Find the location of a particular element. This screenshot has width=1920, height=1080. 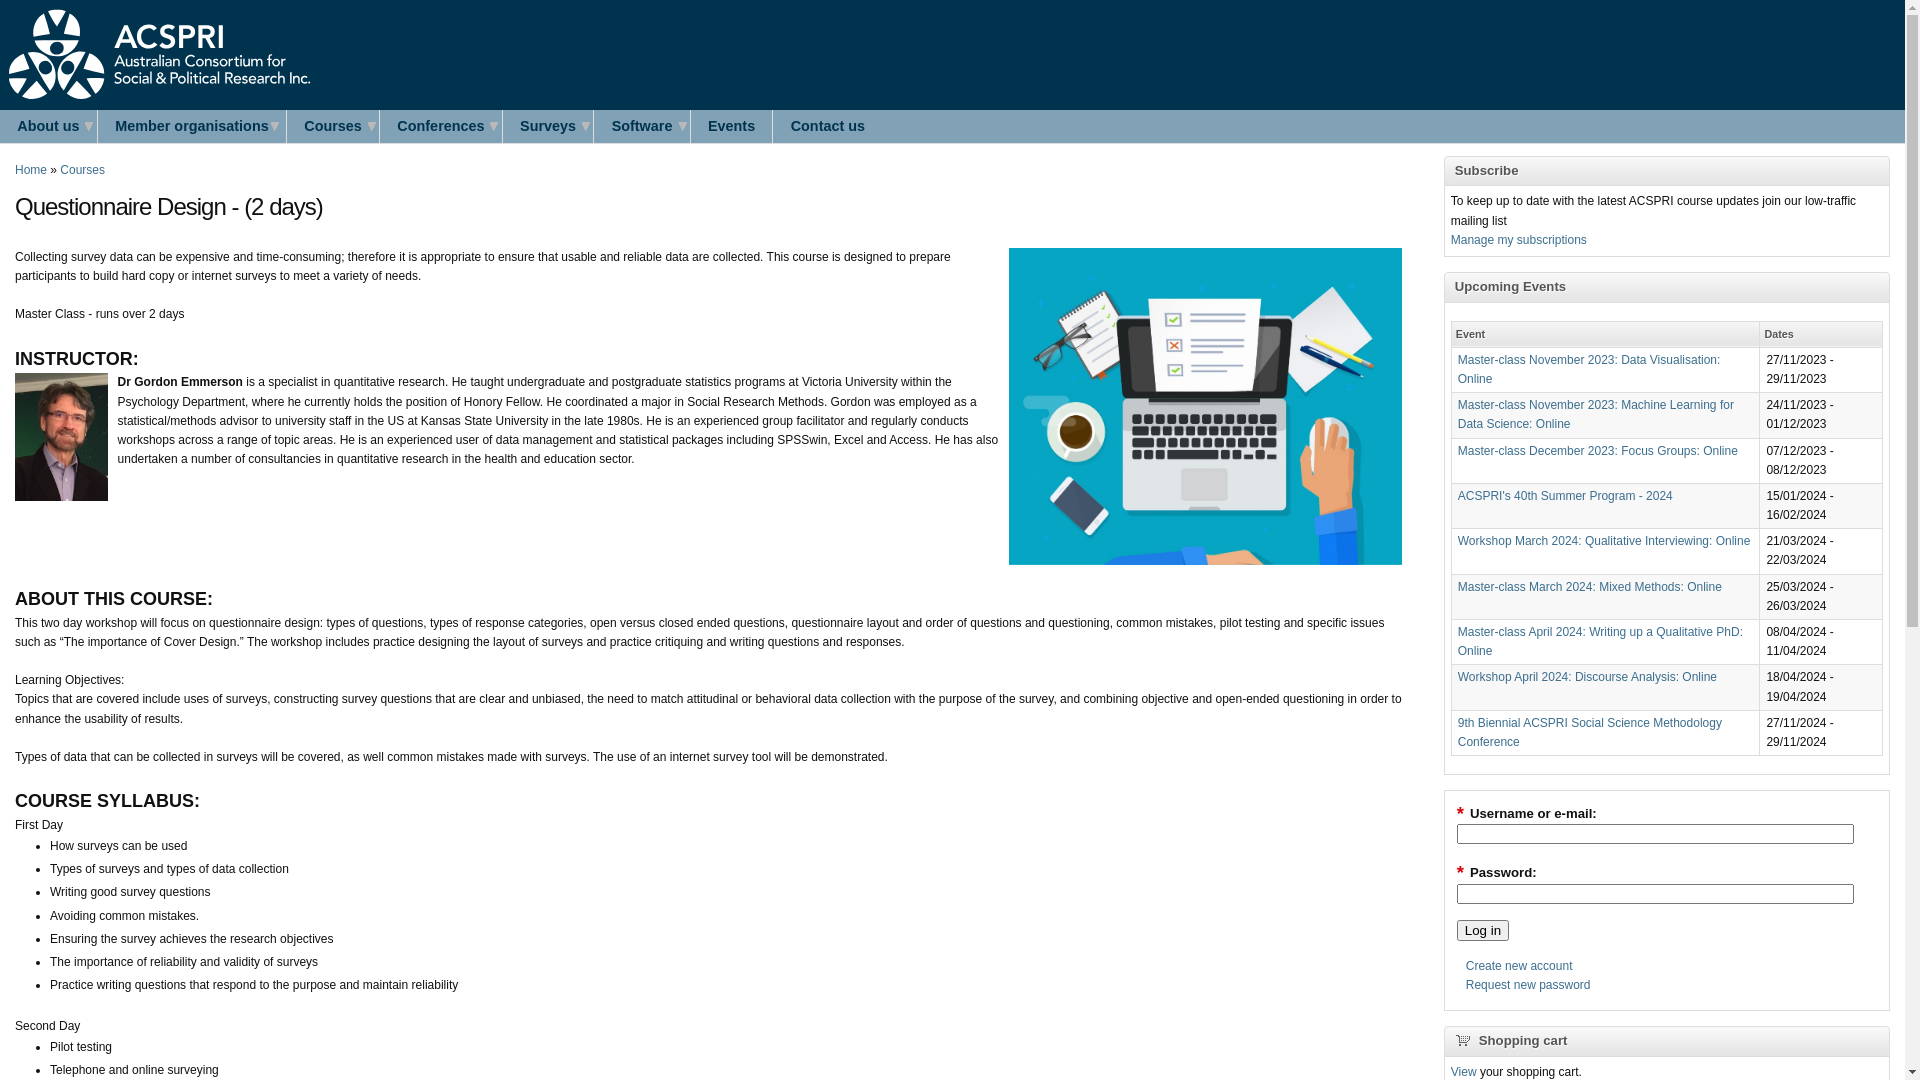

'Conferences' is located at coordinates (379, 126).